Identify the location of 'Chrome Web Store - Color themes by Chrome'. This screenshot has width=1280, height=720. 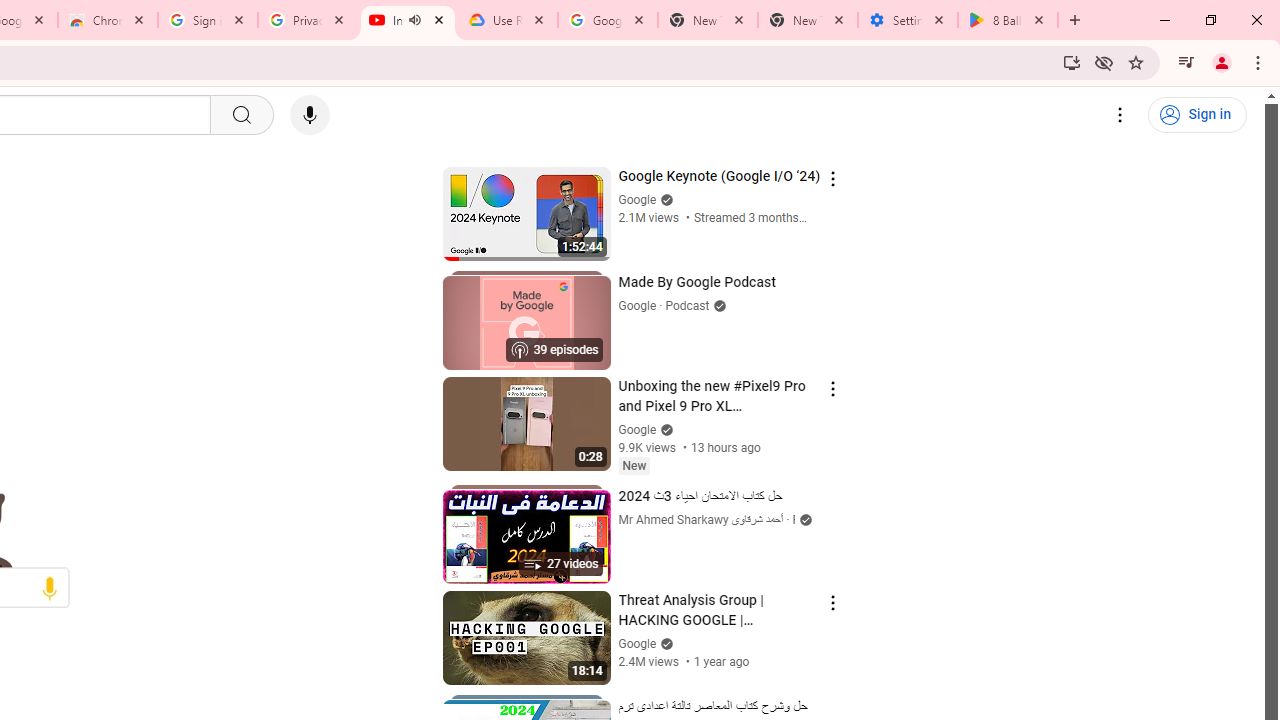
(106, 20).